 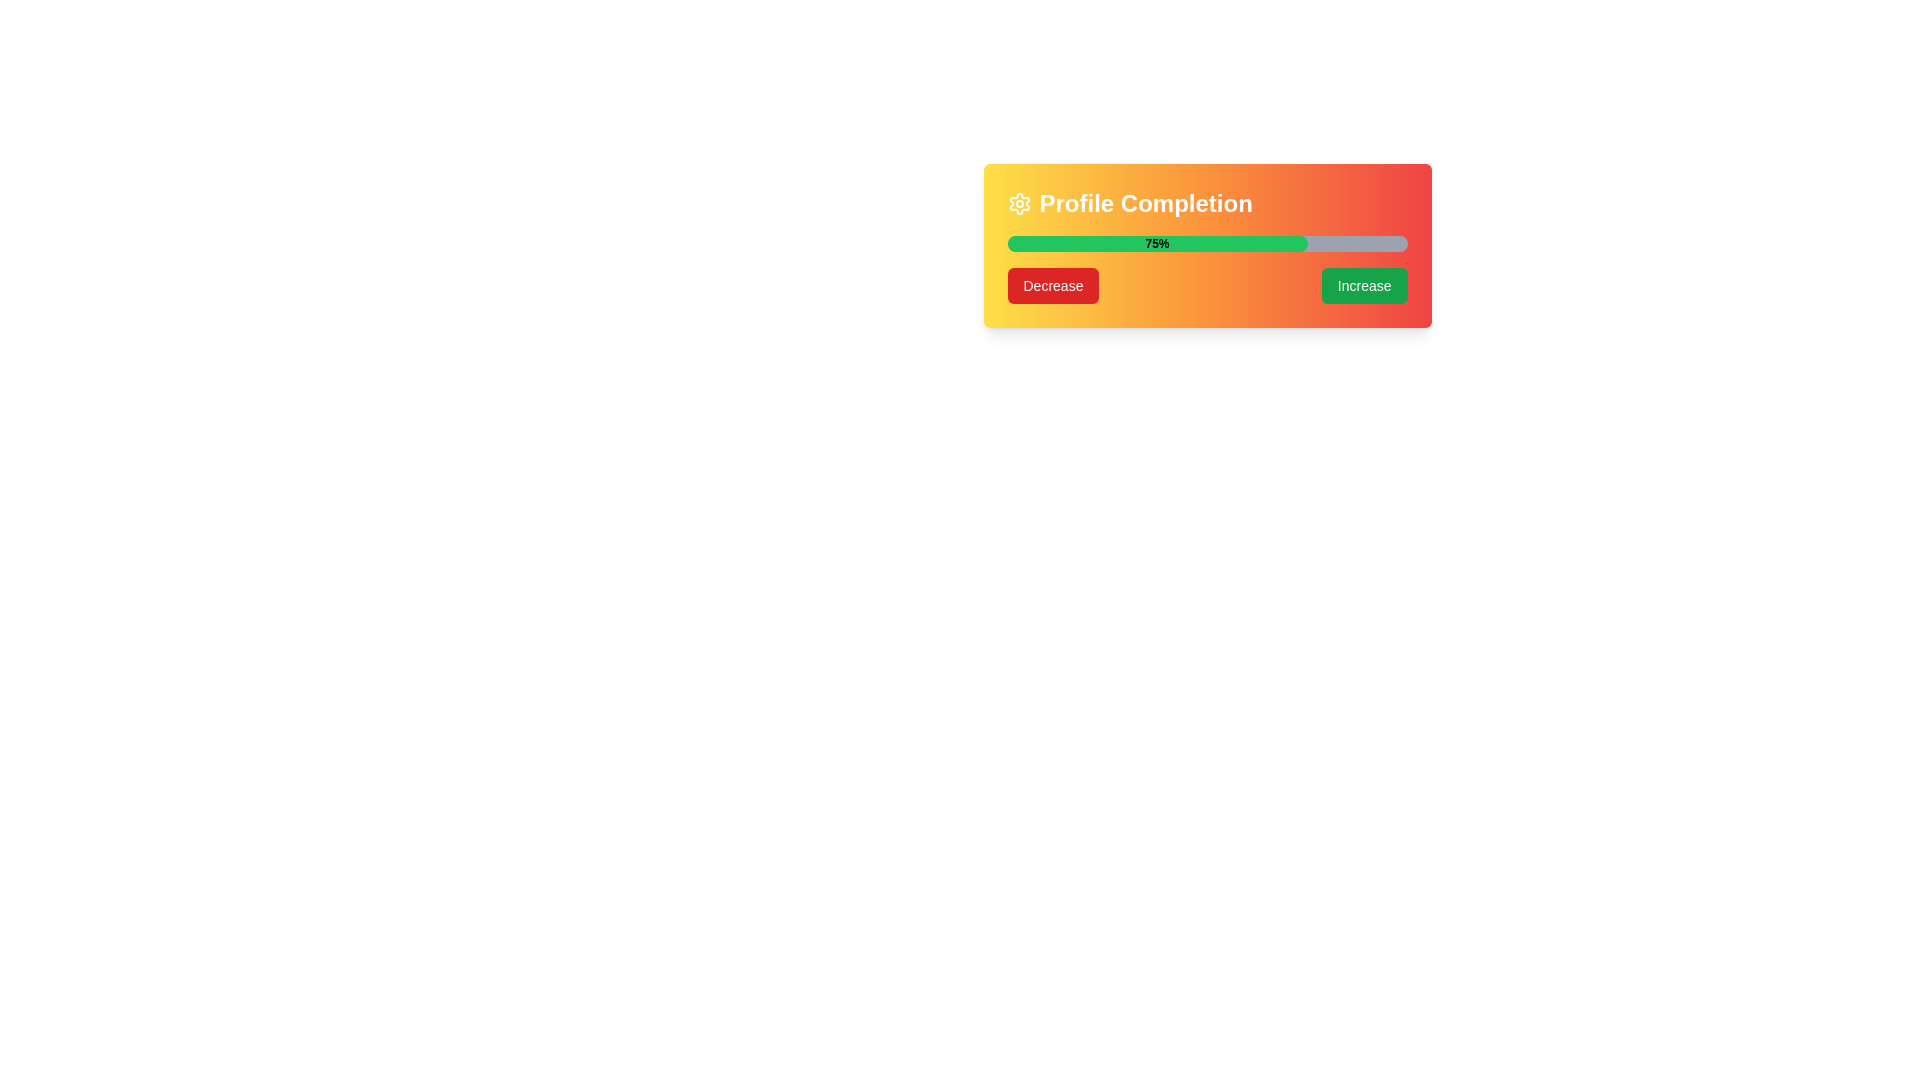 What do you see at coordinates (1052, 285) in the screenshot?
I see `the red button labeled 'Decrease'` at bounding box center [1052, 285].